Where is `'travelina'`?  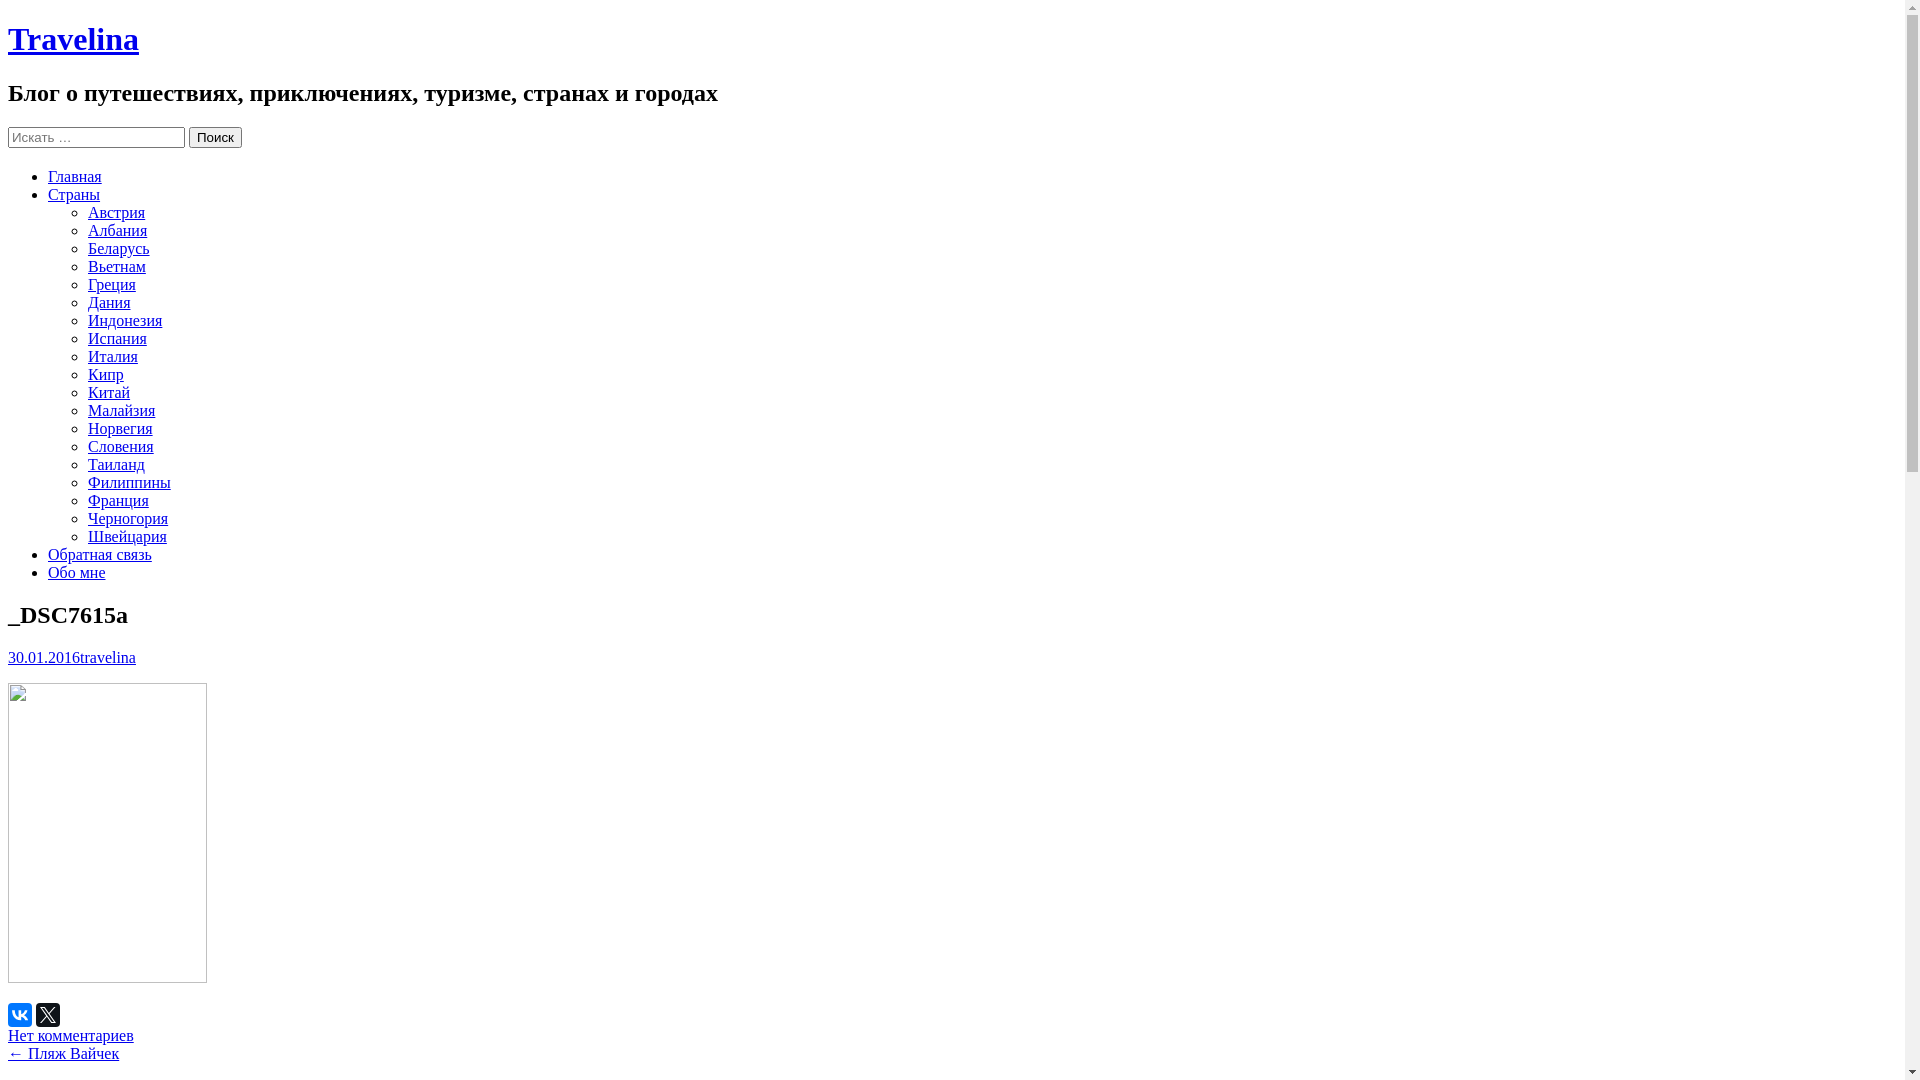
'travelina' is located at coordinates (106, 656).